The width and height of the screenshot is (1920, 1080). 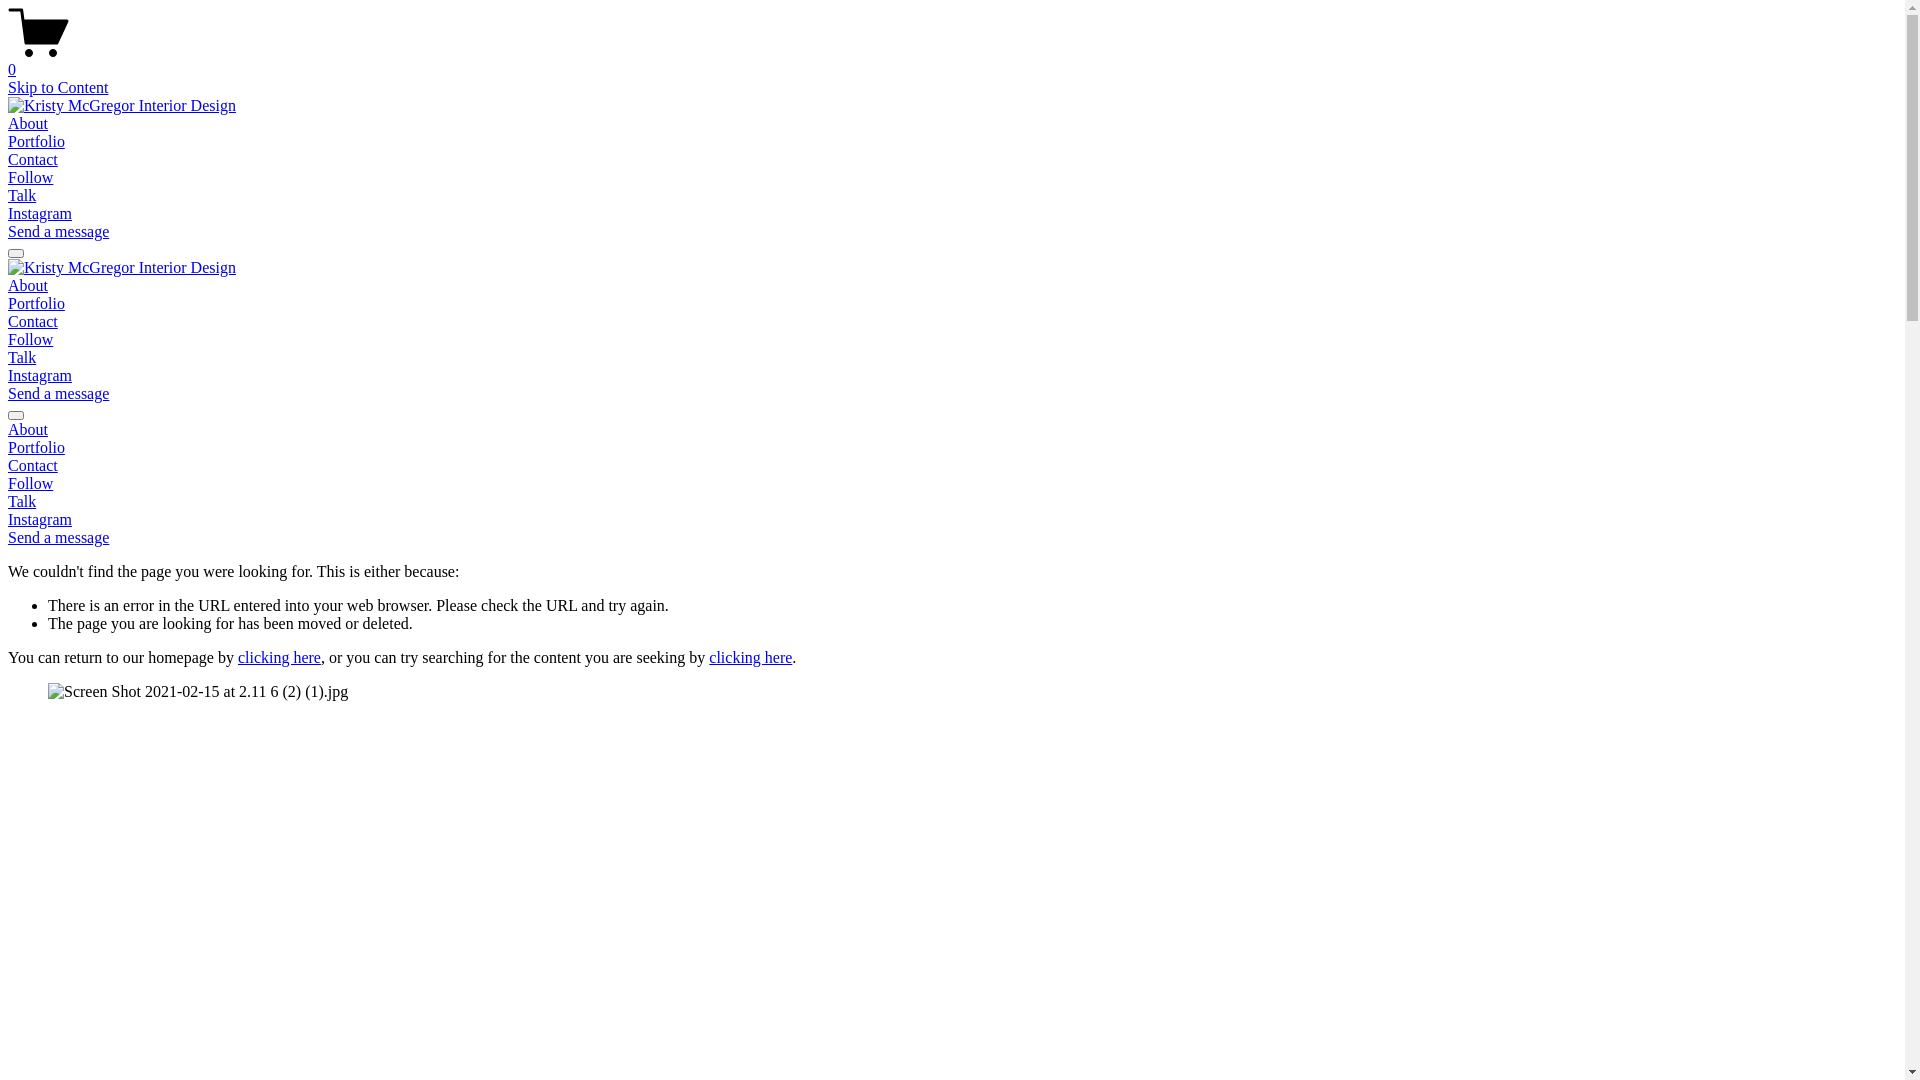 What do you see at coordinates (951, 446) in the screenshot?
I see `'Portfolio'` at bounding box center [951, 446].